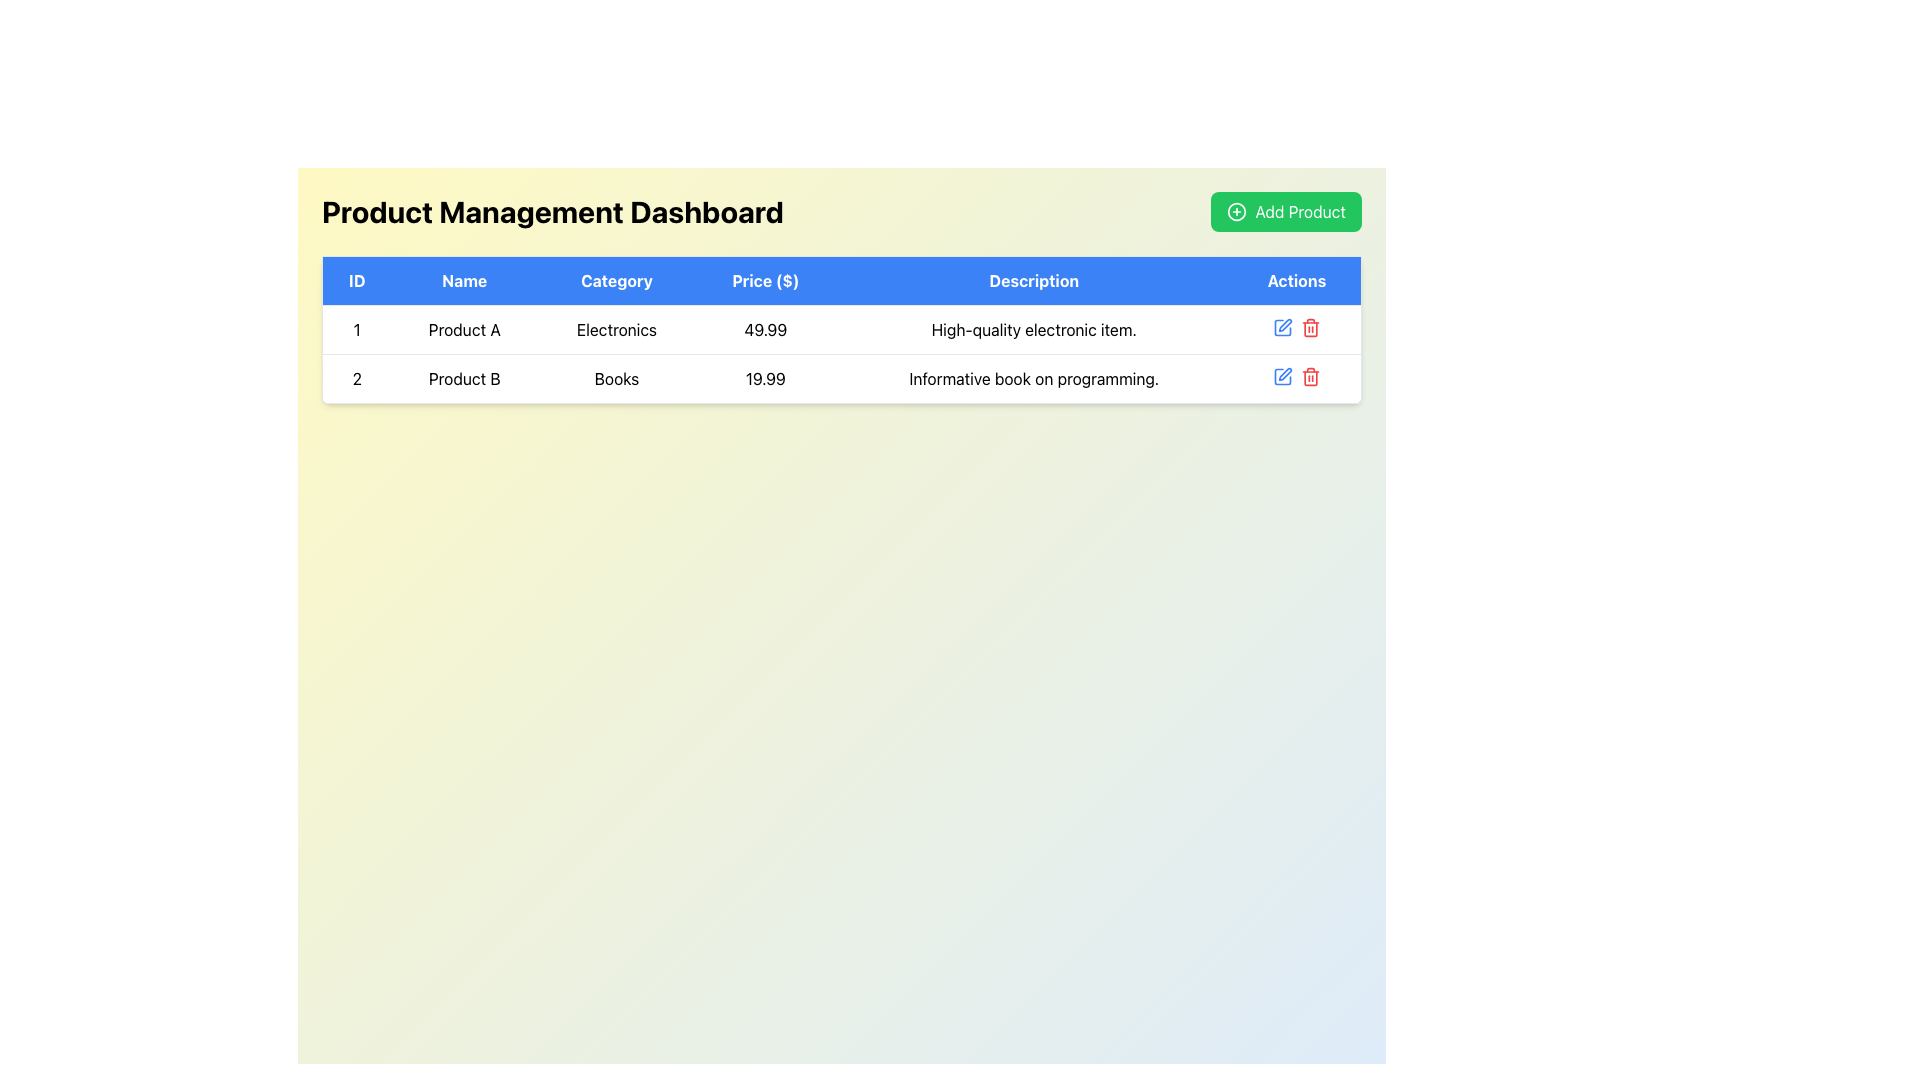 The image size is (1920, 1080). What do you see at coordinates (552, 212) in the screenshot?
I see `the header text label indicating 'Product Management Dashboard', which is centrally aligned at the top section of the page, located to the left of the 'Add Product' button` at bounding box center [552, 212].